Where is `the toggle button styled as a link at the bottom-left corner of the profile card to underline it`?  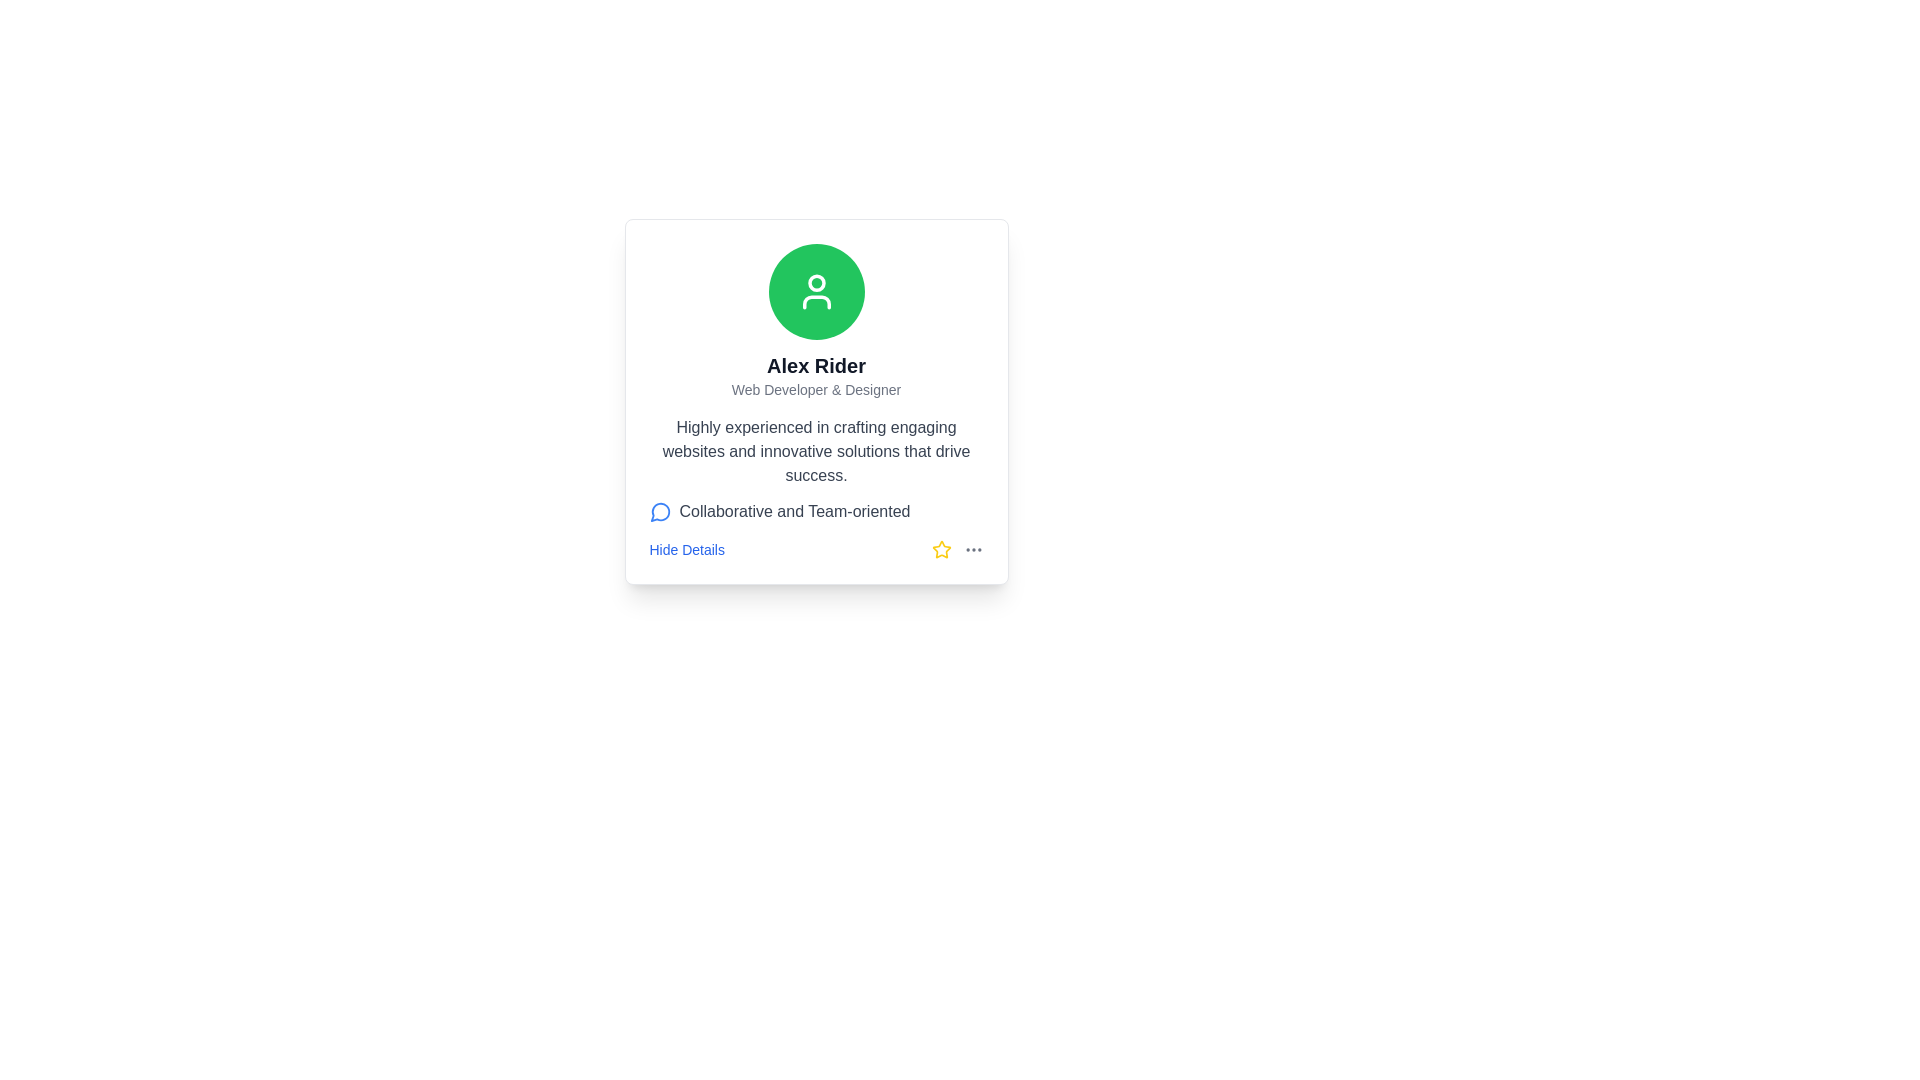
the toggle button styled as a link at the bottom-left corner of the profile card to underline it is located at coordinates (687, 550).